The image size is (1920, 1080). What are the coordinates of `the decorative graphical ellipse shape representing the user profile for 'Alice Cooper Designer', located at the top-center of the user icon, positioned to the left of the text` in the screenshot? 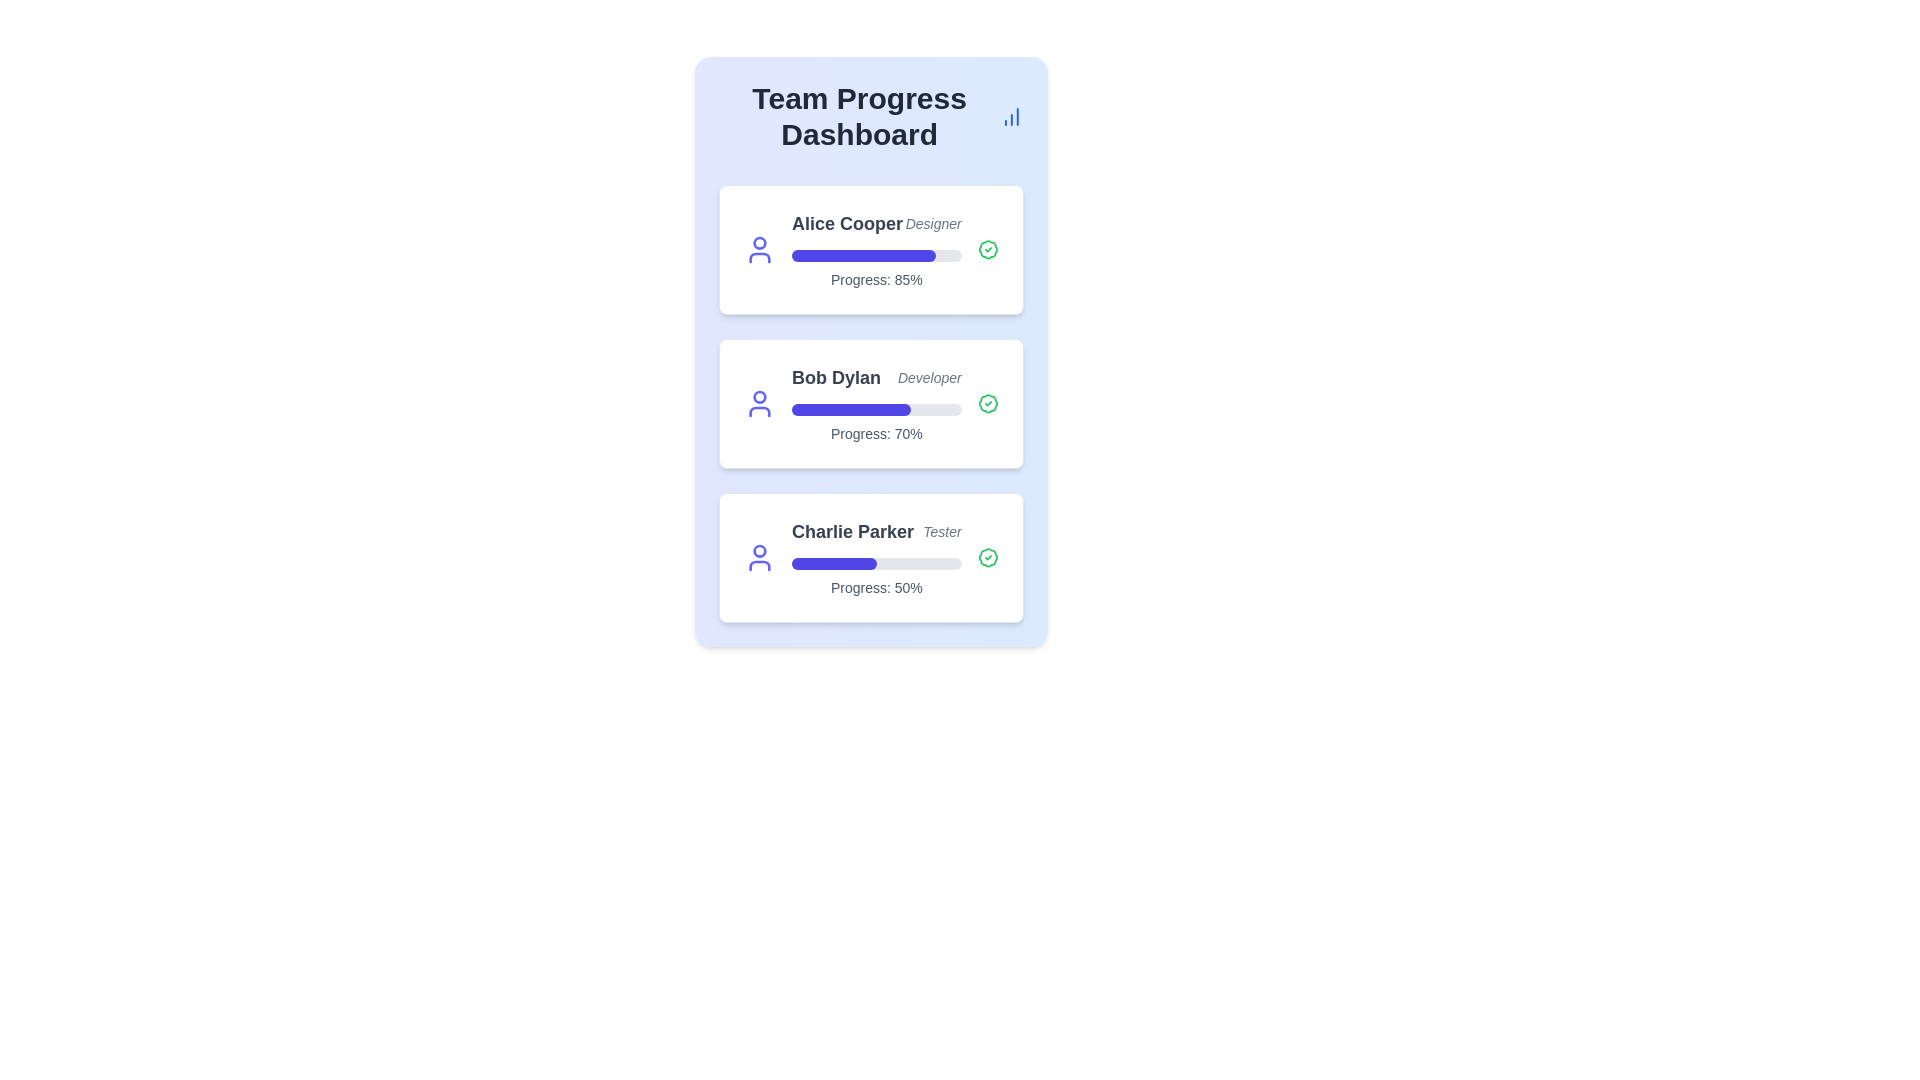 It's located at (758, 242).